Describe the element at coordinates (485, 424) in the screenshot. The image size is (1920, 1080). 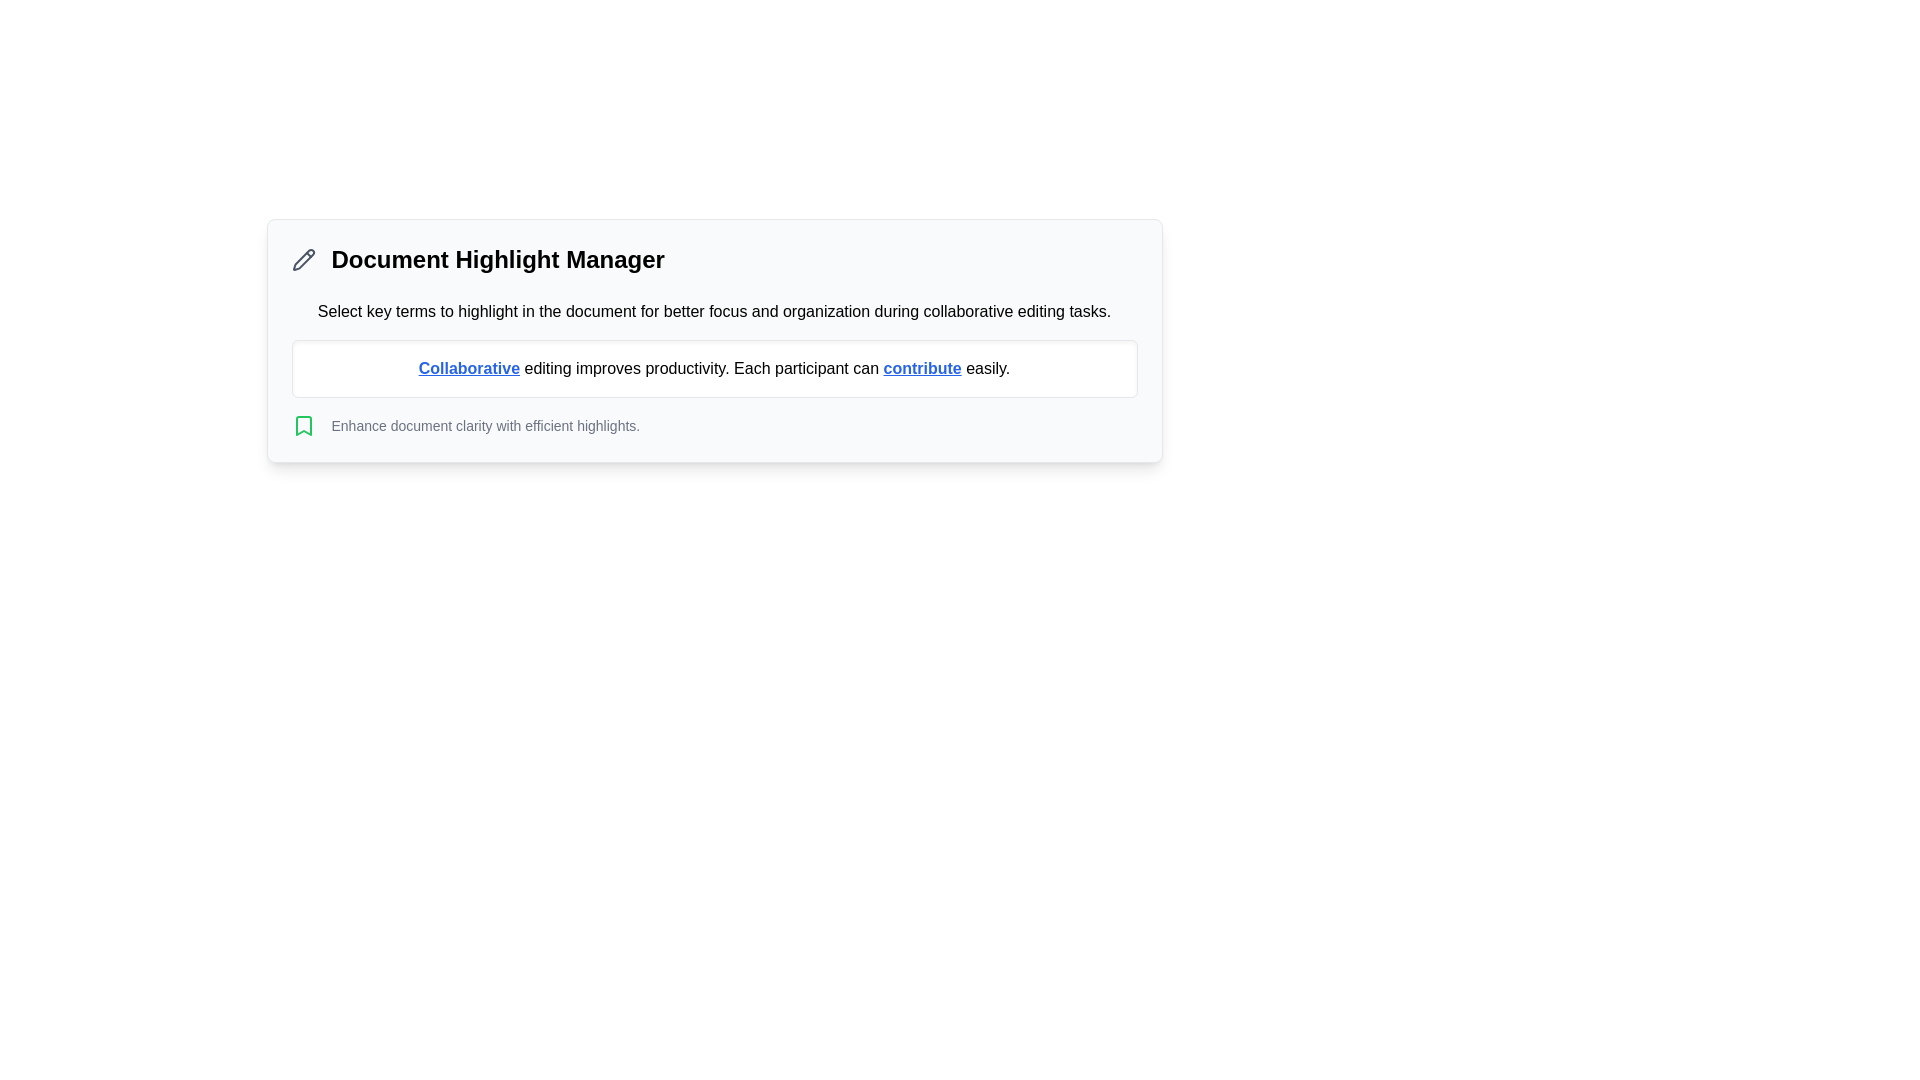
I see `the supplementary information text element that encourages document clarity, located below the 'Document Highlight Manager' heading` at that location.